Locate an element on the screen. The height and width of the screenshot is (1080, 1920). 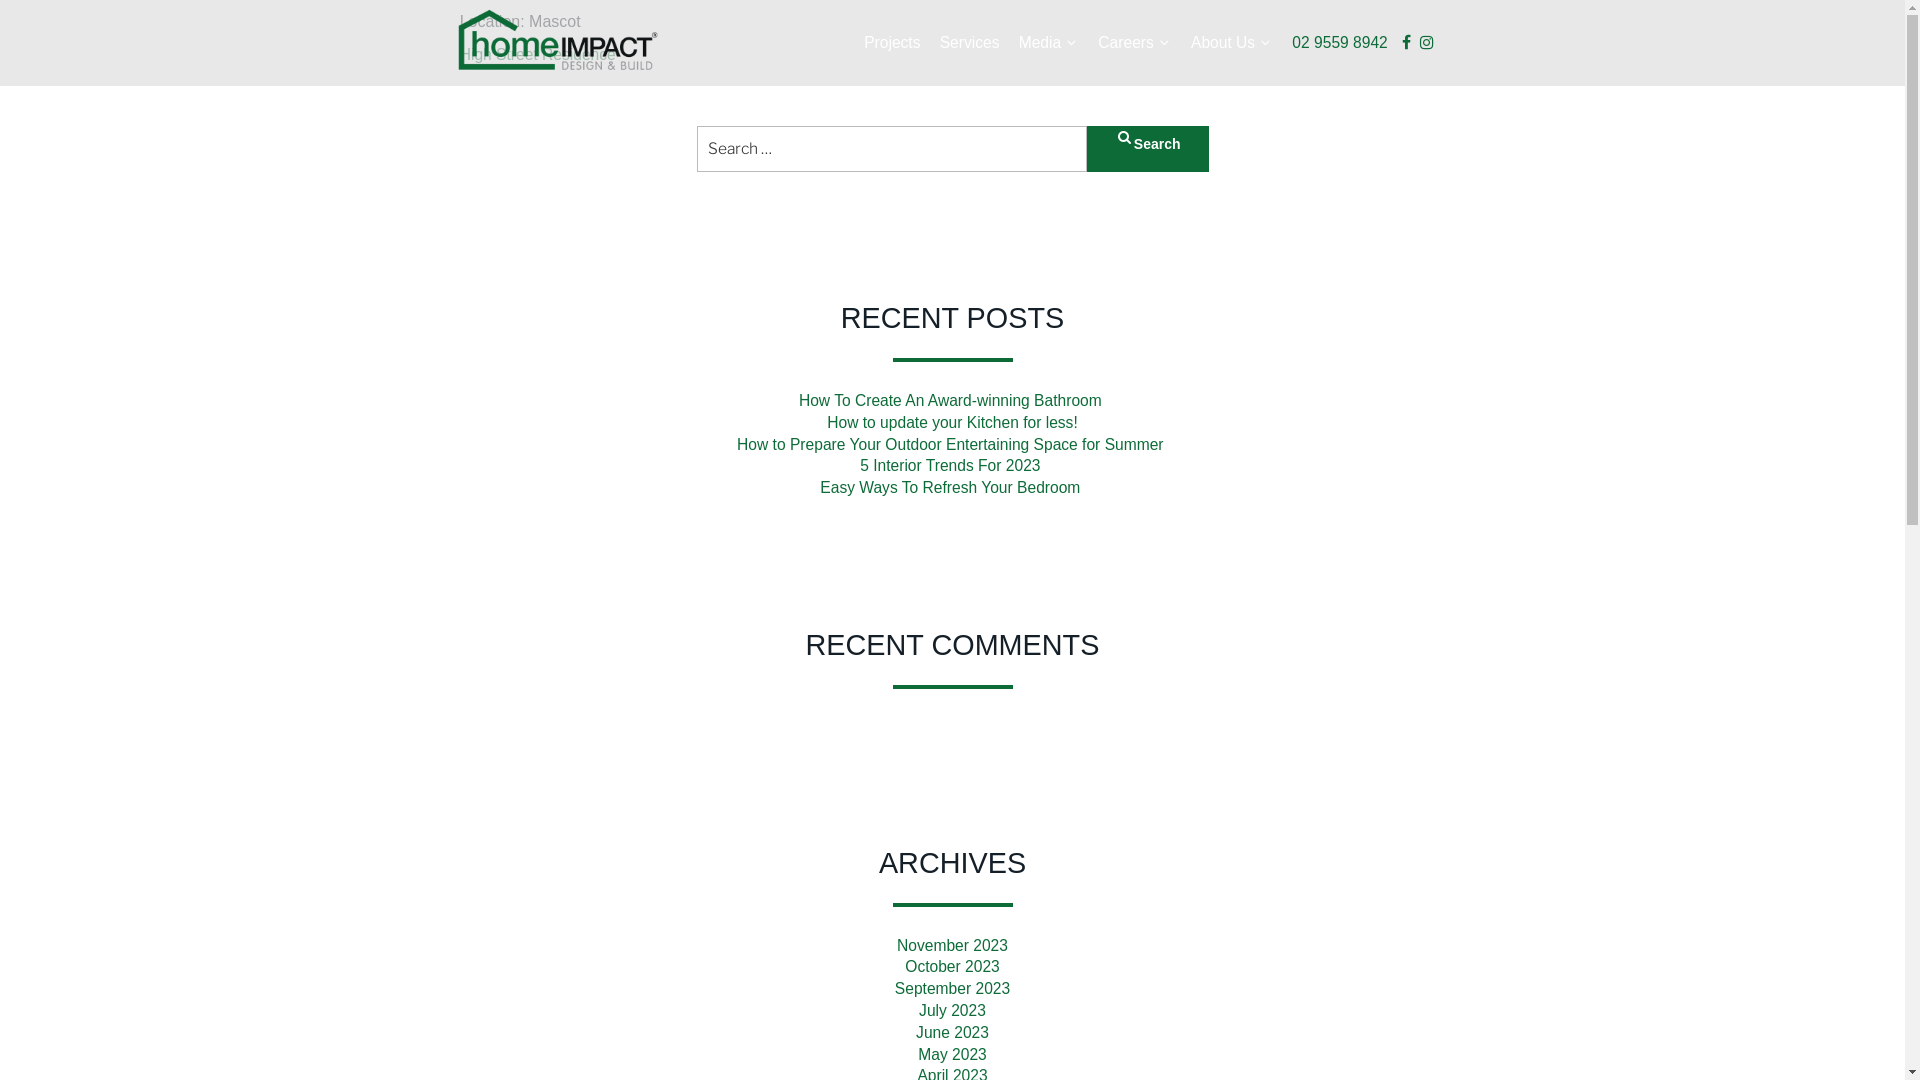
'Easy Ways To Refresh Your Bedroom ' is located at coordinates (820, 487).